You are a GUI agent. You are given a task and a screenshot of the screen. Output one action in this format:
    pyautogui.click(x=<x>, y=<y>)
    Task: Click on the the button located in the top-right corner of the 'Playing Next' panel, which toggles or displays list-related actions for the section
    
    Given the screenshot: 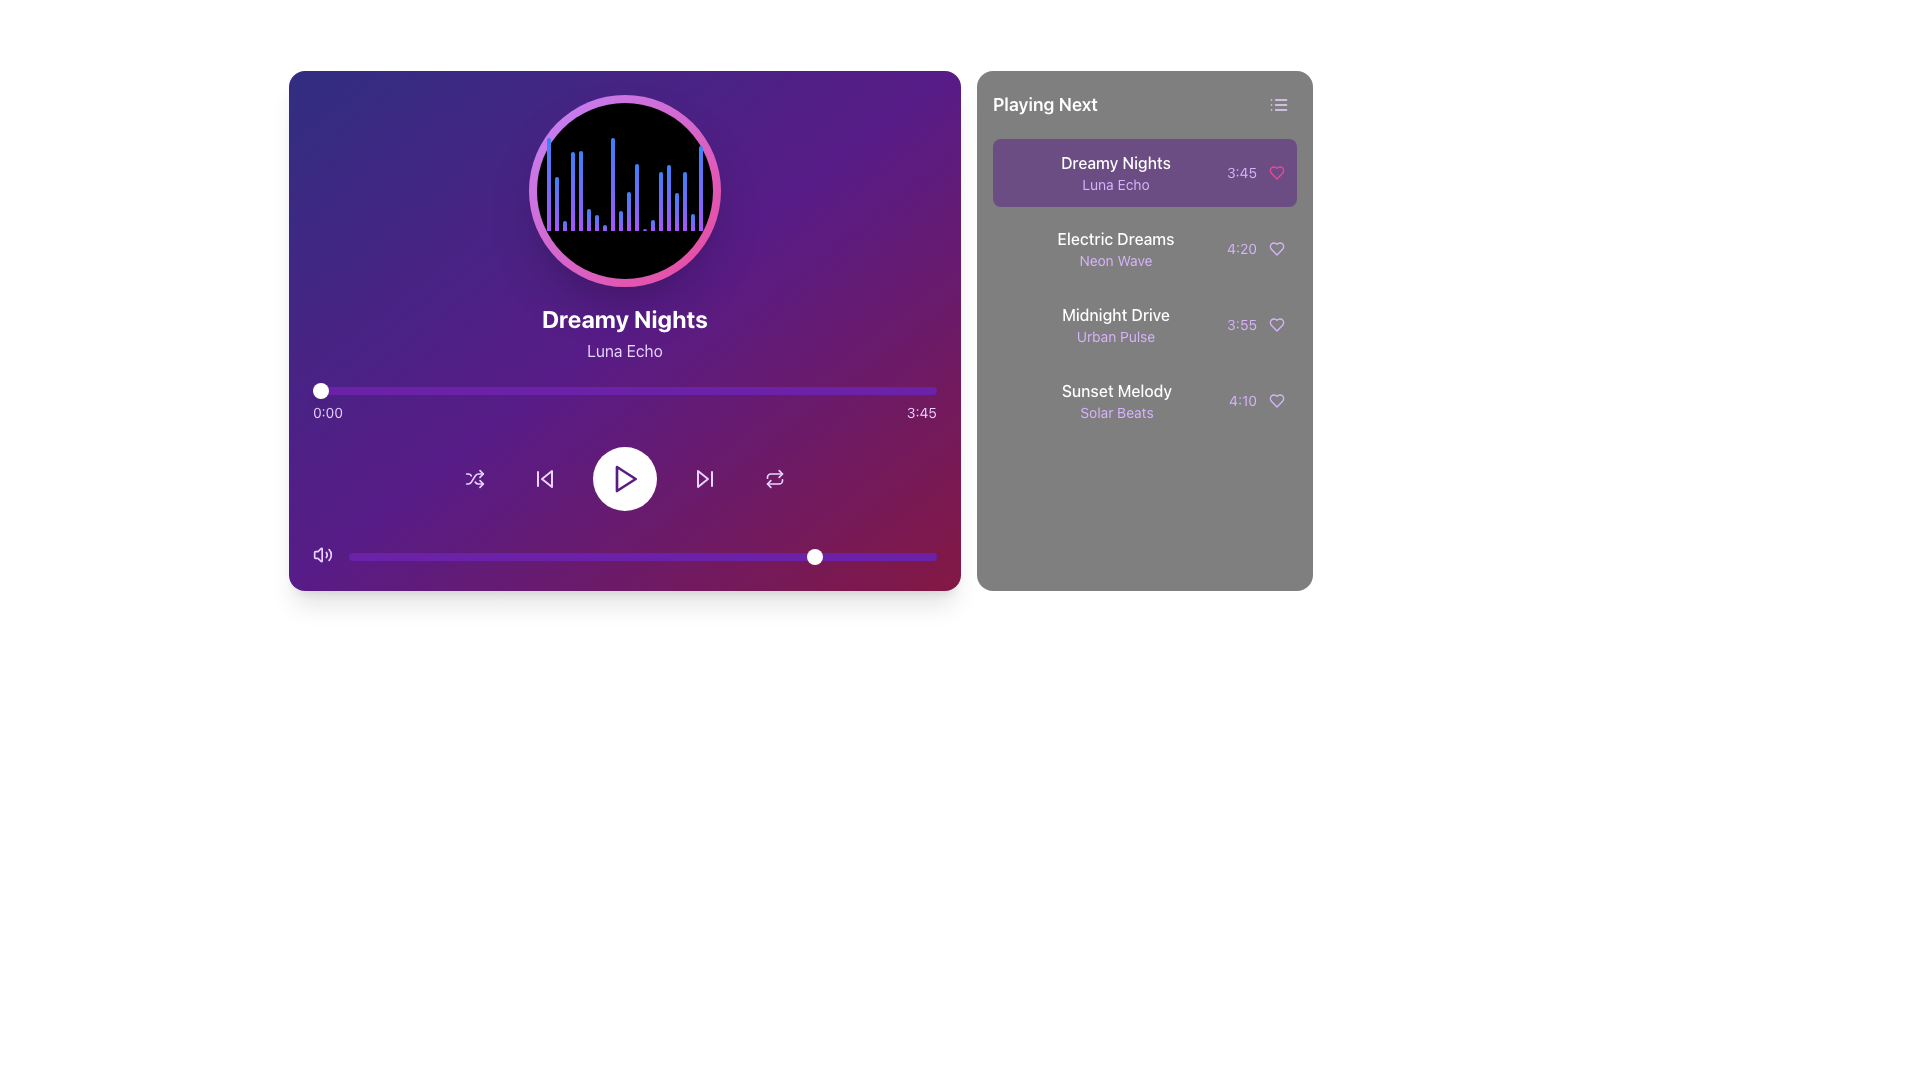 What is the action you would take?
    pyautogui.click(x=1277, y=104)
    